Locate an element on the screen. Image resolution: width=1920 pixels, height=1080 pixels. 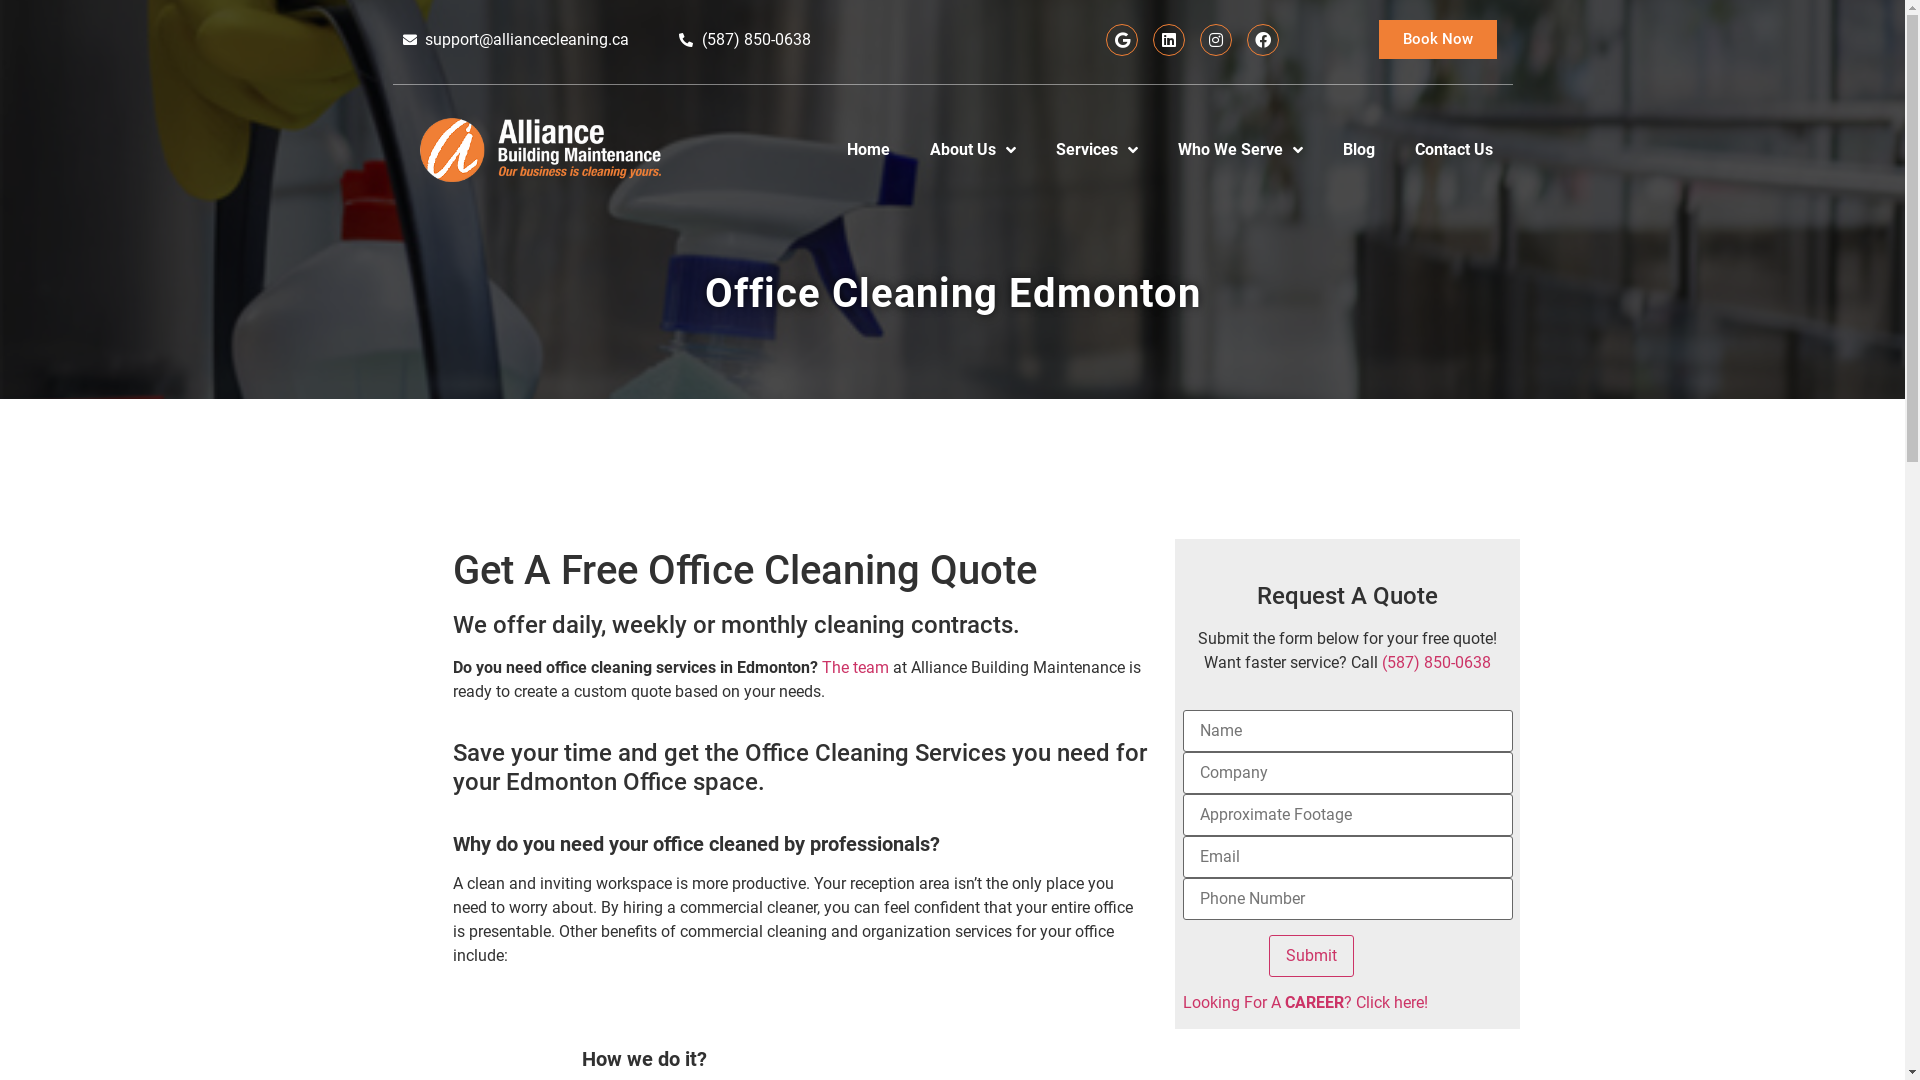
'Home' is located at coordinates (867, 149).